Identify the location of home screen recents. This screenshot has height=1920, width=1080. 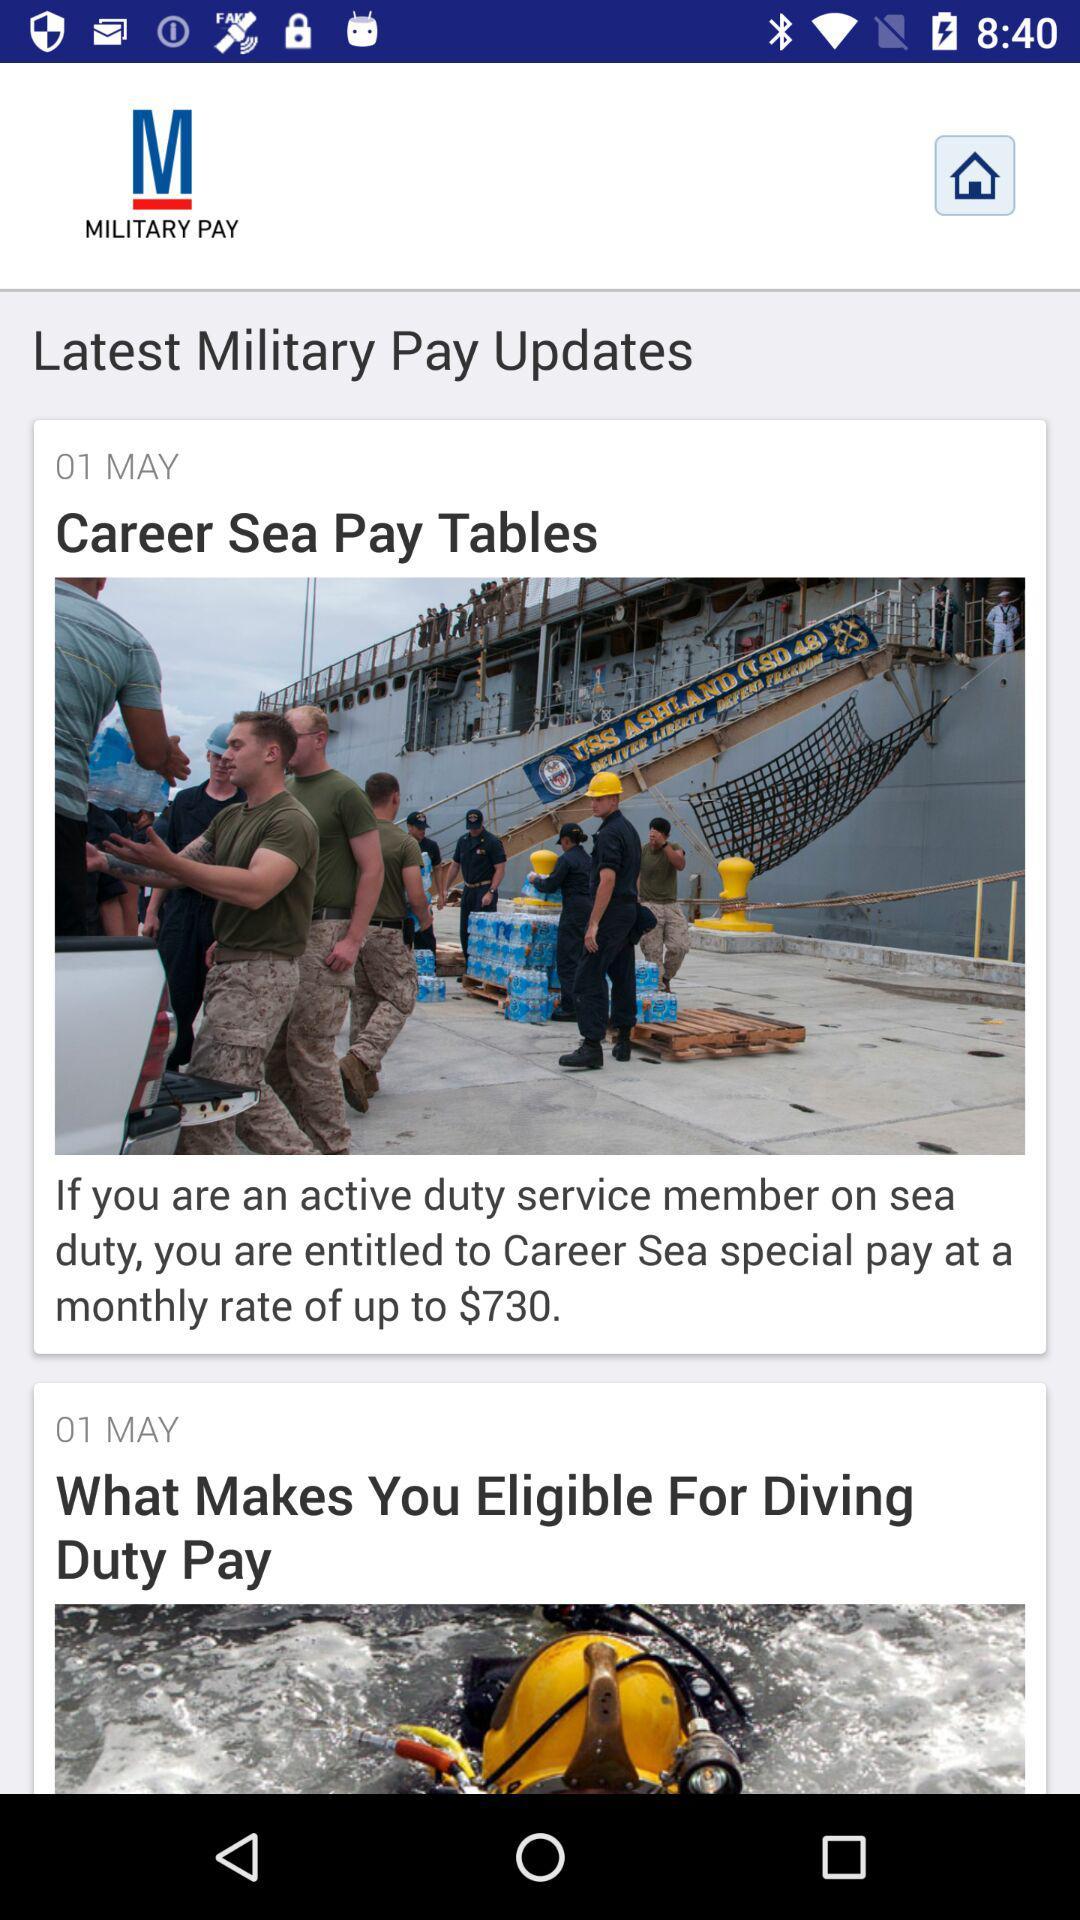
(974, 175).